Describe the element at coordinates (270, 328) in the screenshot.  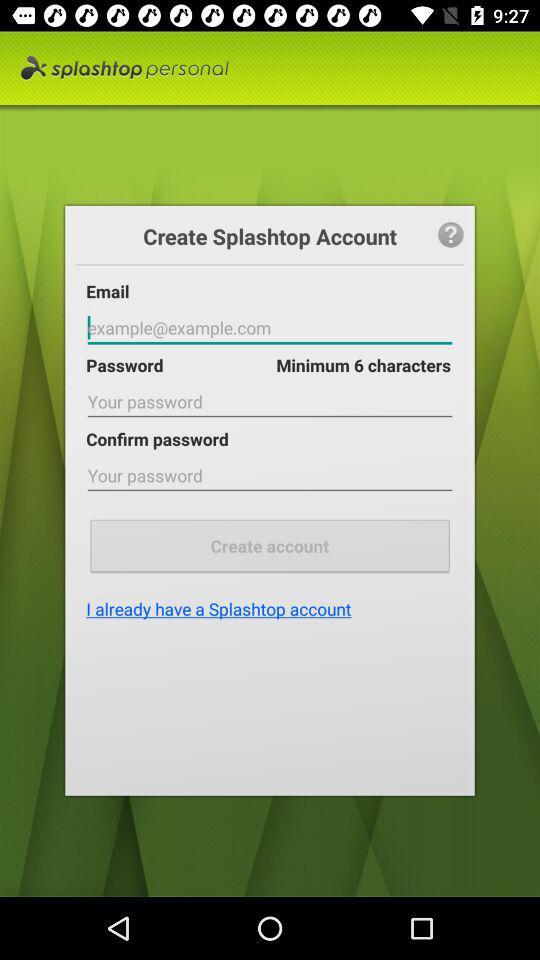
I see `fill in email sign in` at that location.